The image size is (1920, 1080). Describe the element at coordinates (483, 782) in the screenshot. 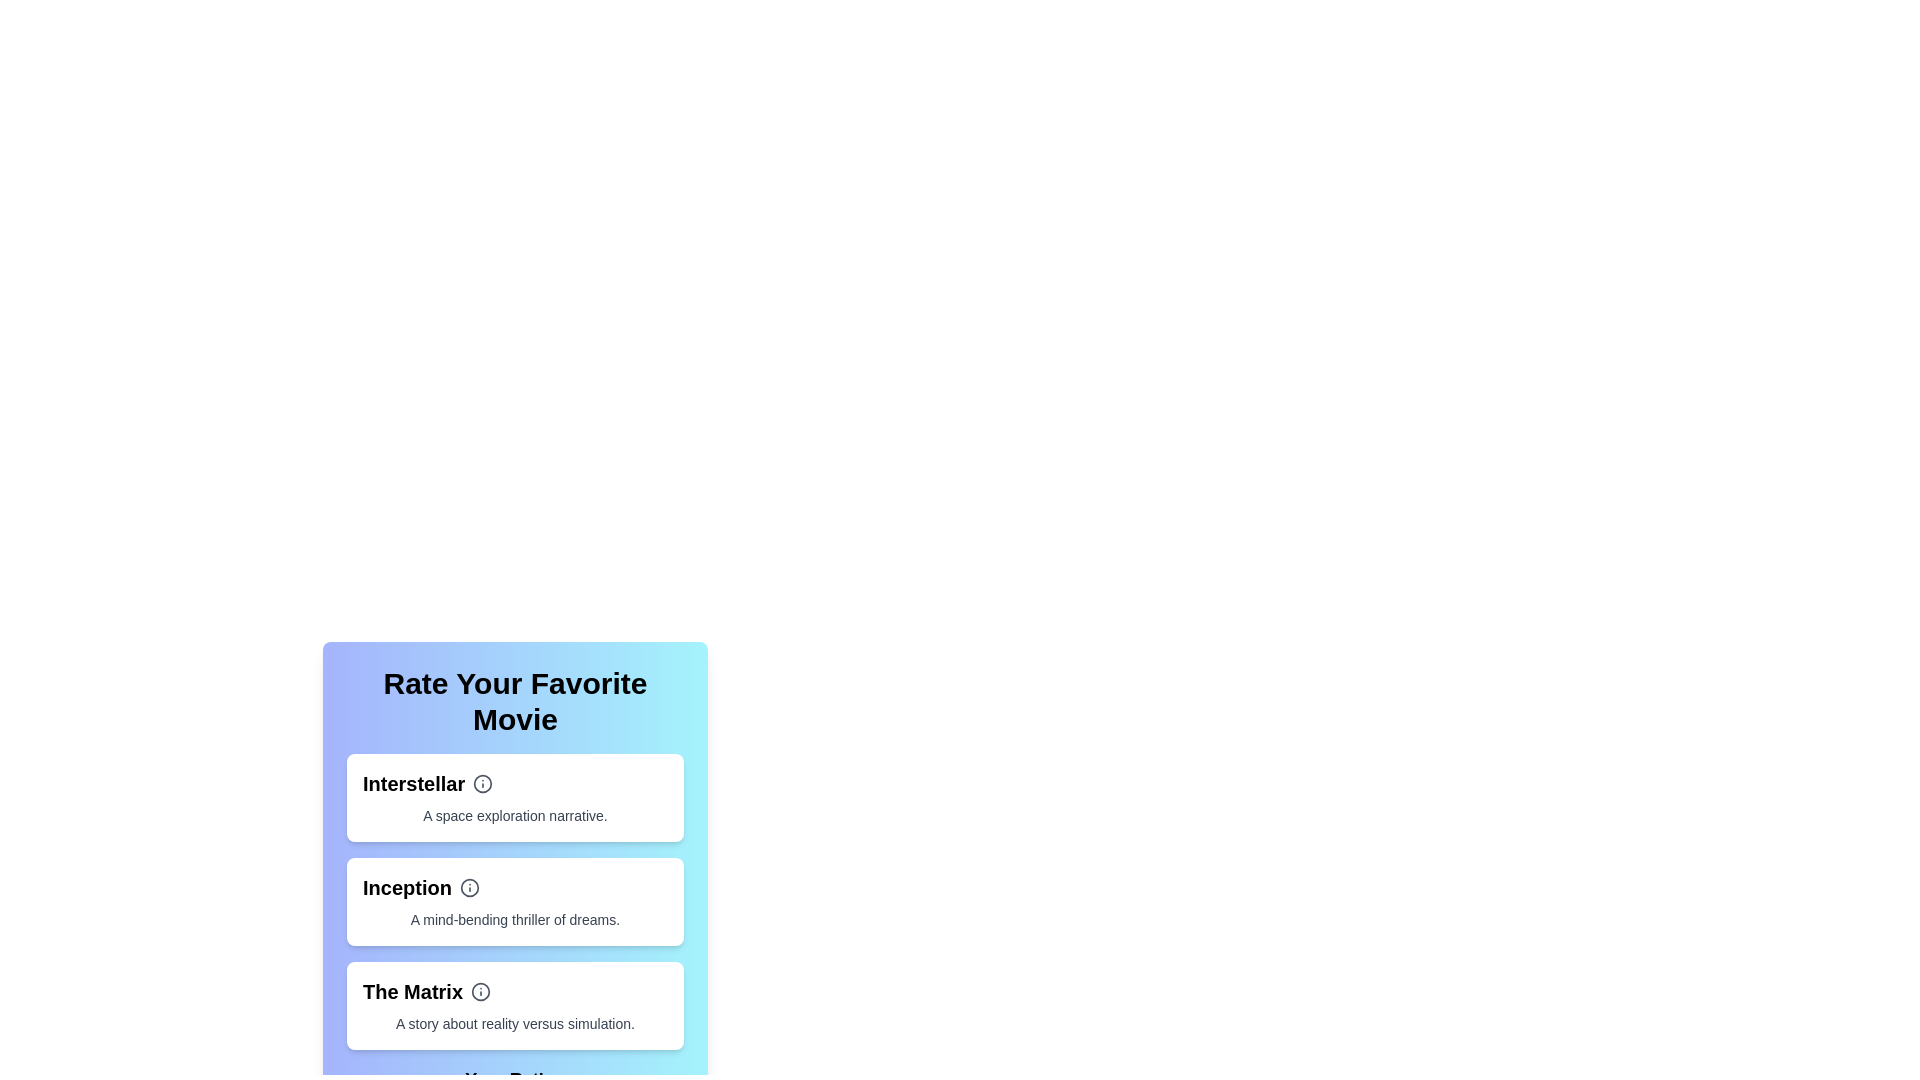

I see `the outermost circular graphical element of the 'information' icon, which is part of the 'Interstellar' movie button` at that location.